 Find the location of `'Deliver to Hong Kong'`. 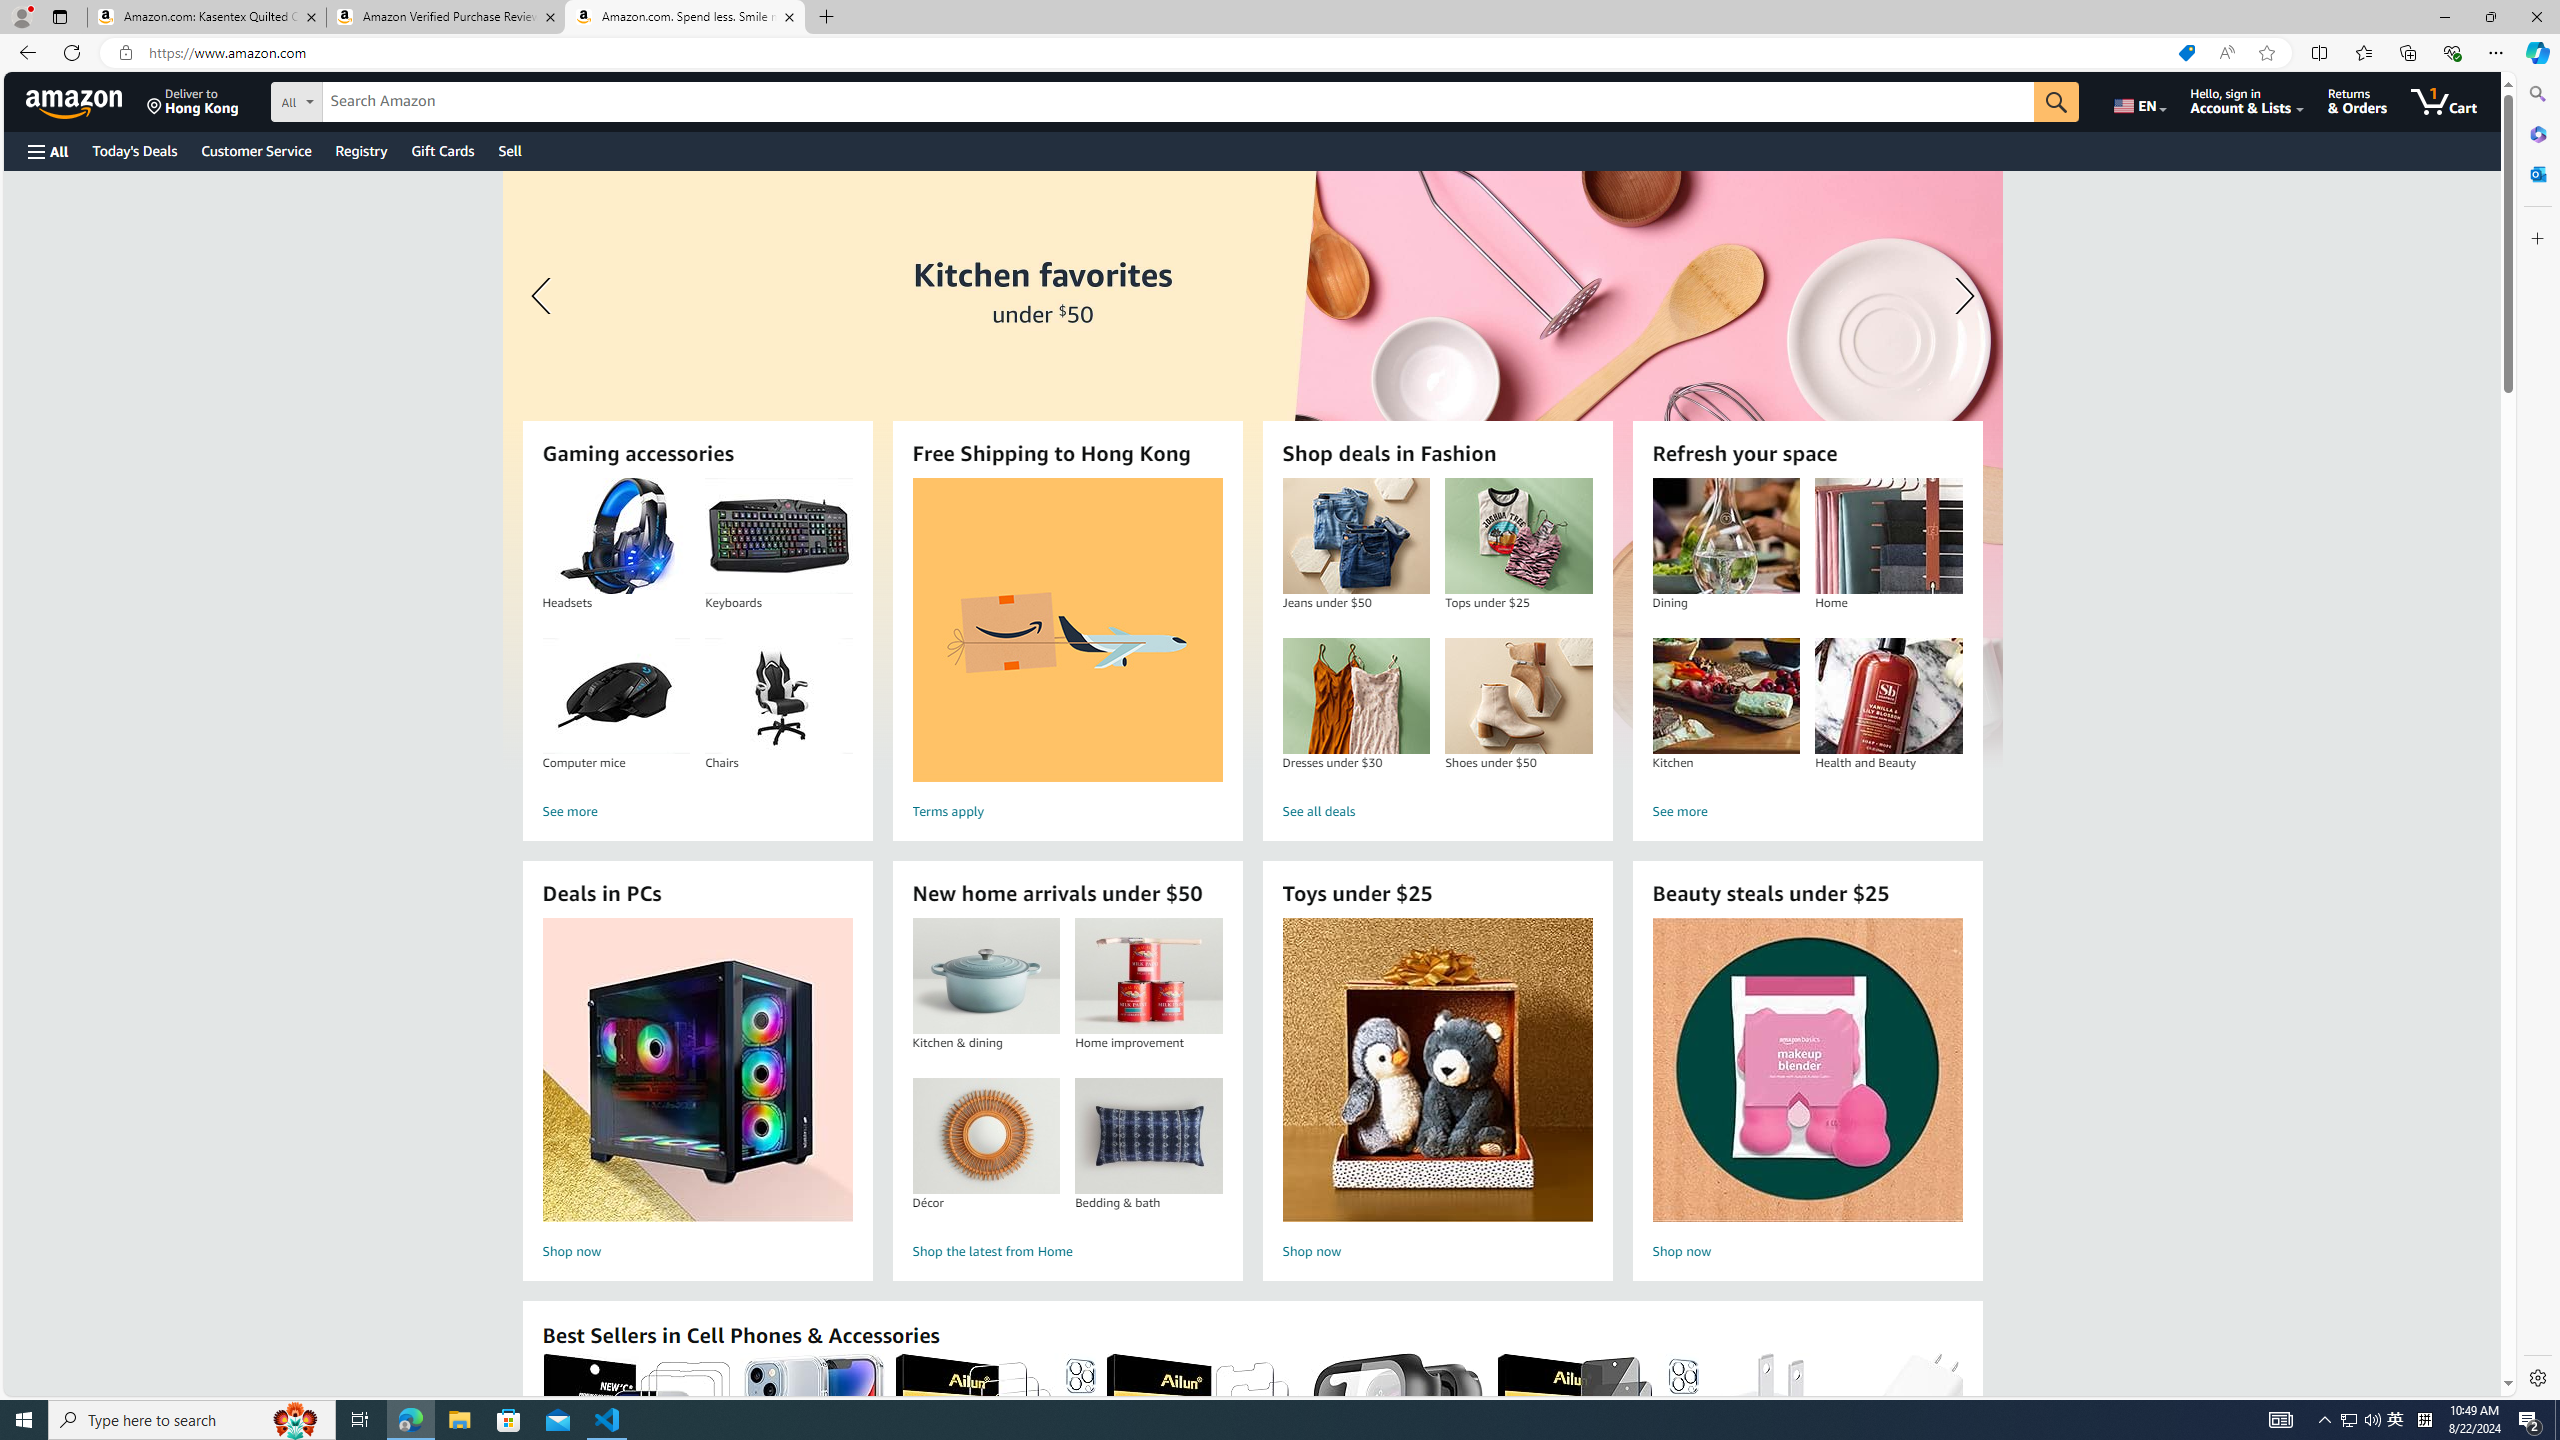

'Deliver to Hong Kong' is located at coordinates (192, 100).